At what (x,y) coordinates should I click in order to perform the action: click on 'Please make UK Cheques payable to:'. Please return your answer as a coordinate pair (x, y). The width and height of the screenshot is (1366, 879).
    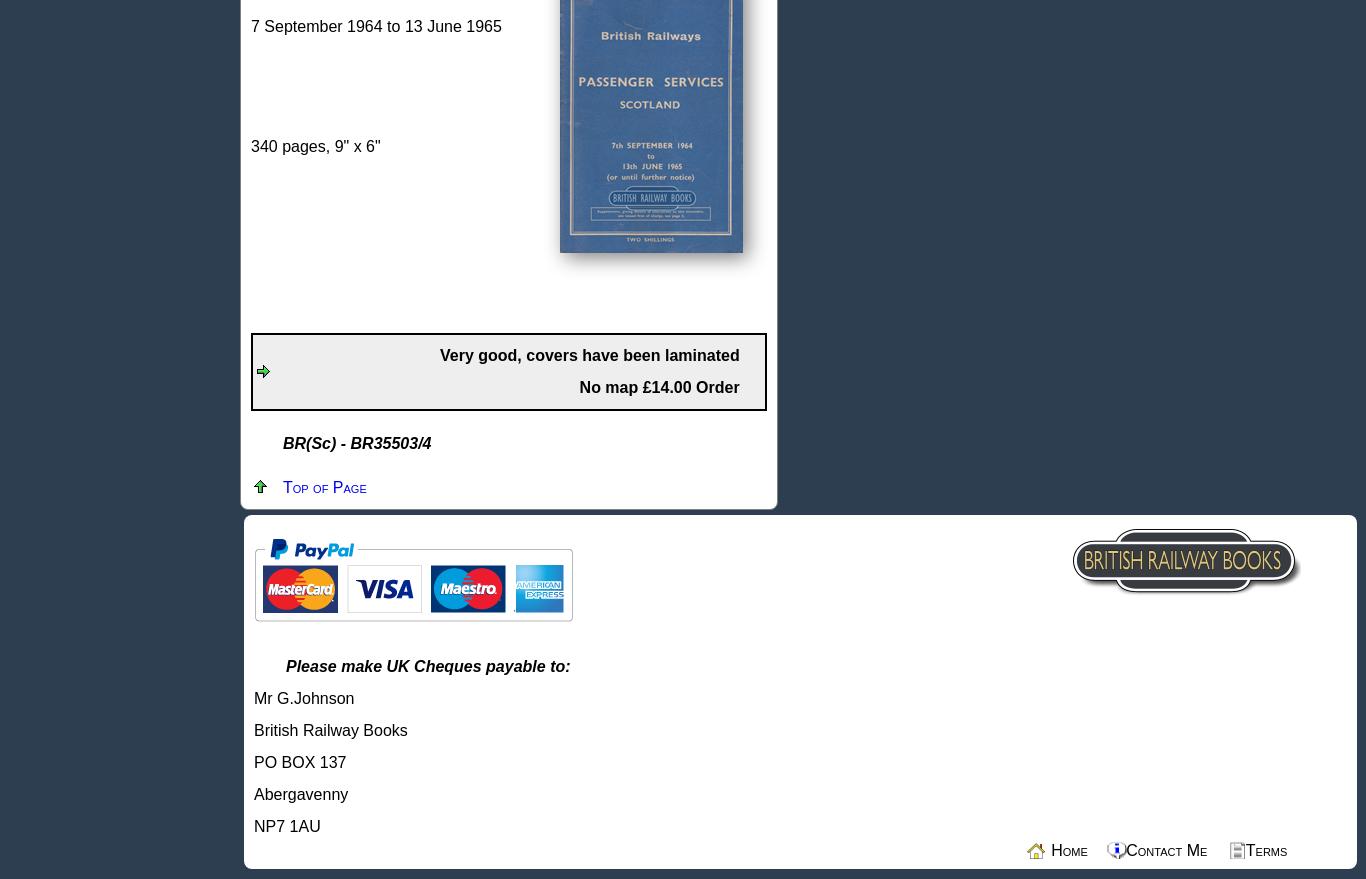
    Looking at the image, I should click on (426, 665).